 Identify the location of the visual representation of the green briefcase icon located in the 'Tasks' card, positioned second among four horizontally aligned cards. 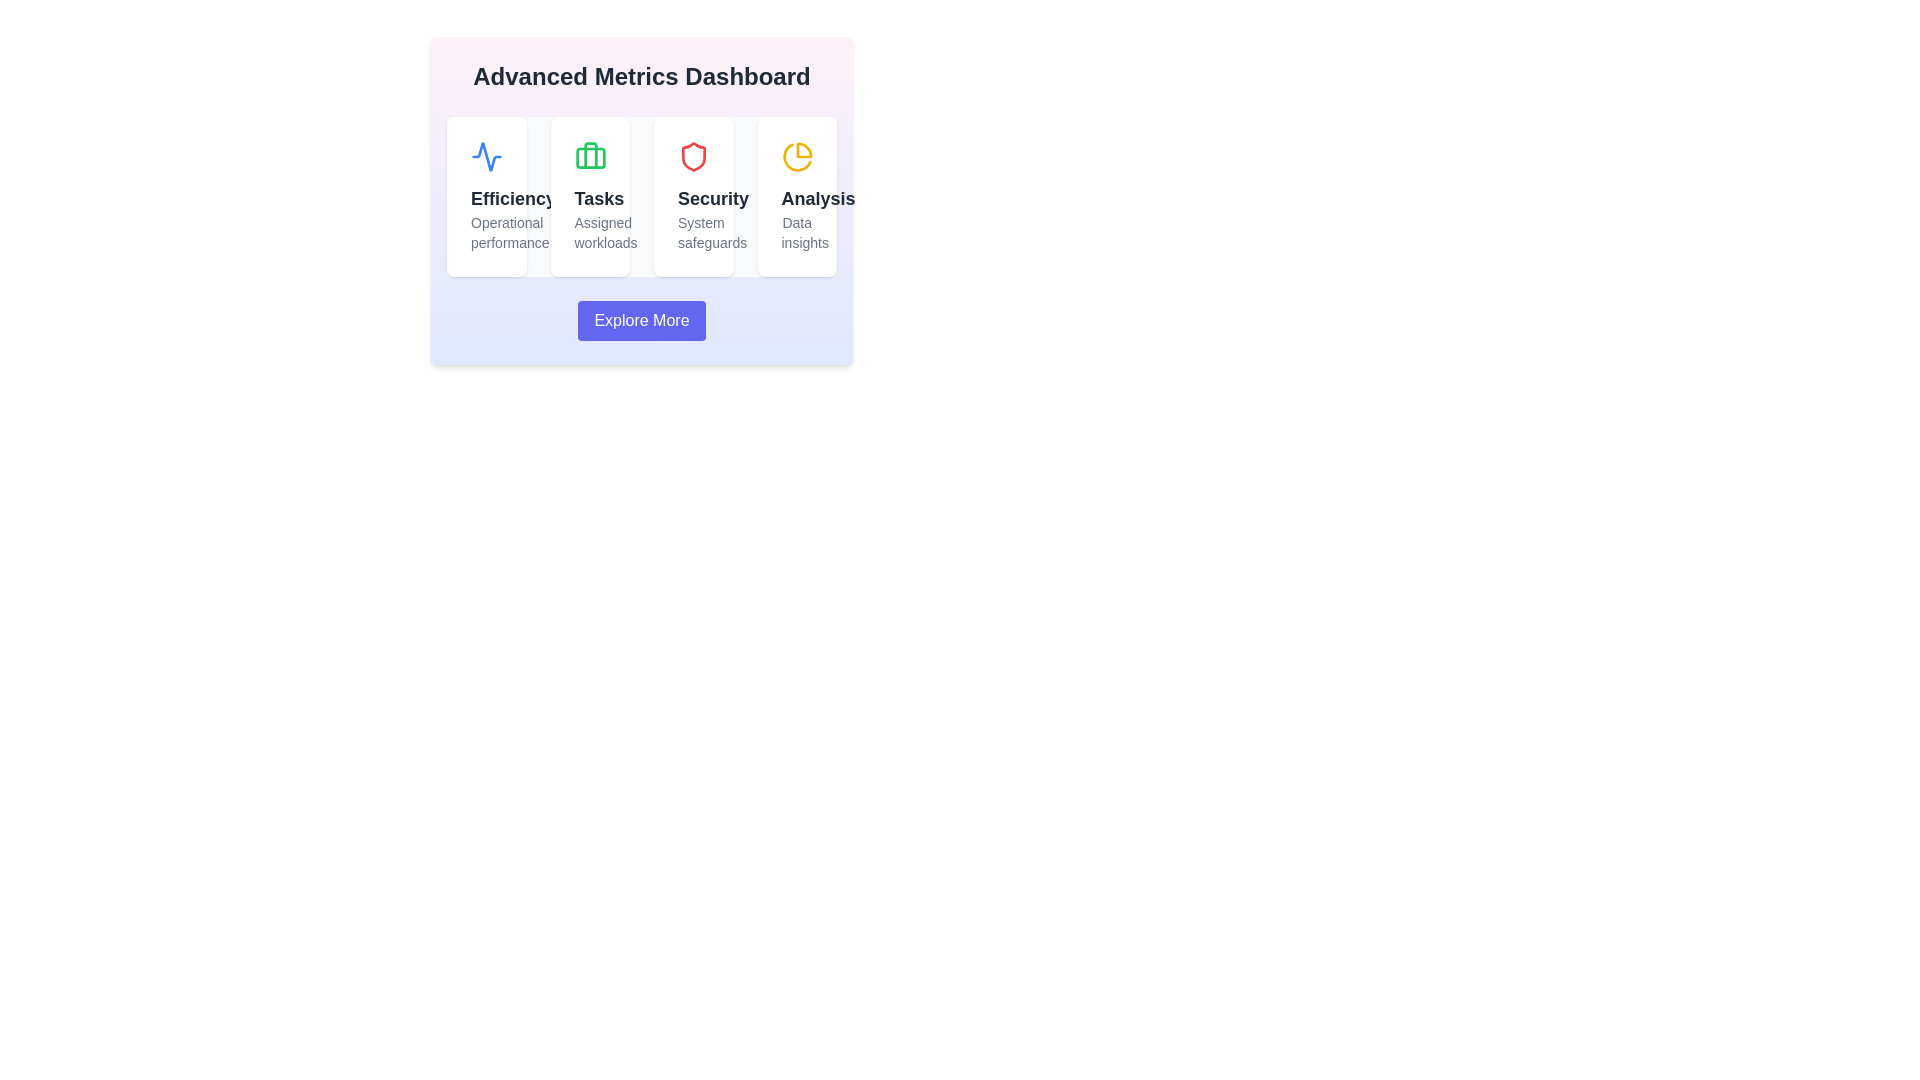
(589, 156).